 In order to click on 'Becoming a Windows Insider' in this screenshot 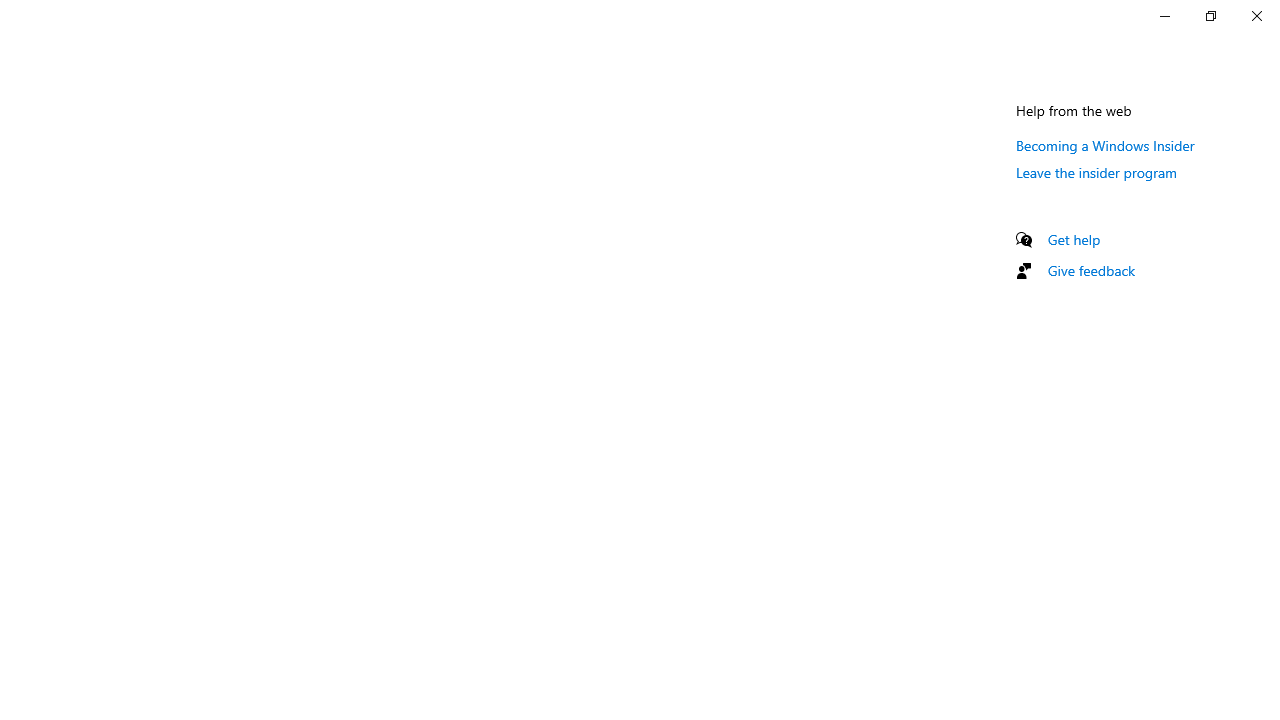, I will do `click(1104, 144)`.